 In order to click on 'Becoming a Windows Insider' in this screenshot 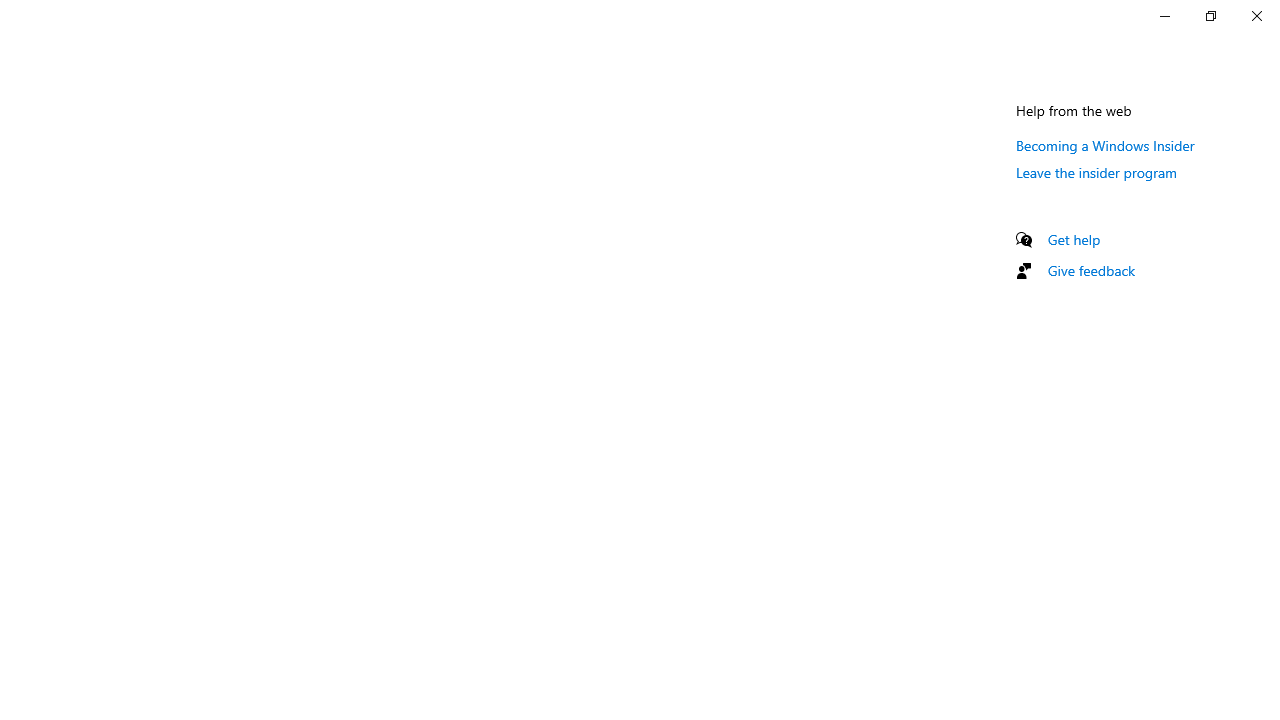, I will do `click(1104, 144)`.